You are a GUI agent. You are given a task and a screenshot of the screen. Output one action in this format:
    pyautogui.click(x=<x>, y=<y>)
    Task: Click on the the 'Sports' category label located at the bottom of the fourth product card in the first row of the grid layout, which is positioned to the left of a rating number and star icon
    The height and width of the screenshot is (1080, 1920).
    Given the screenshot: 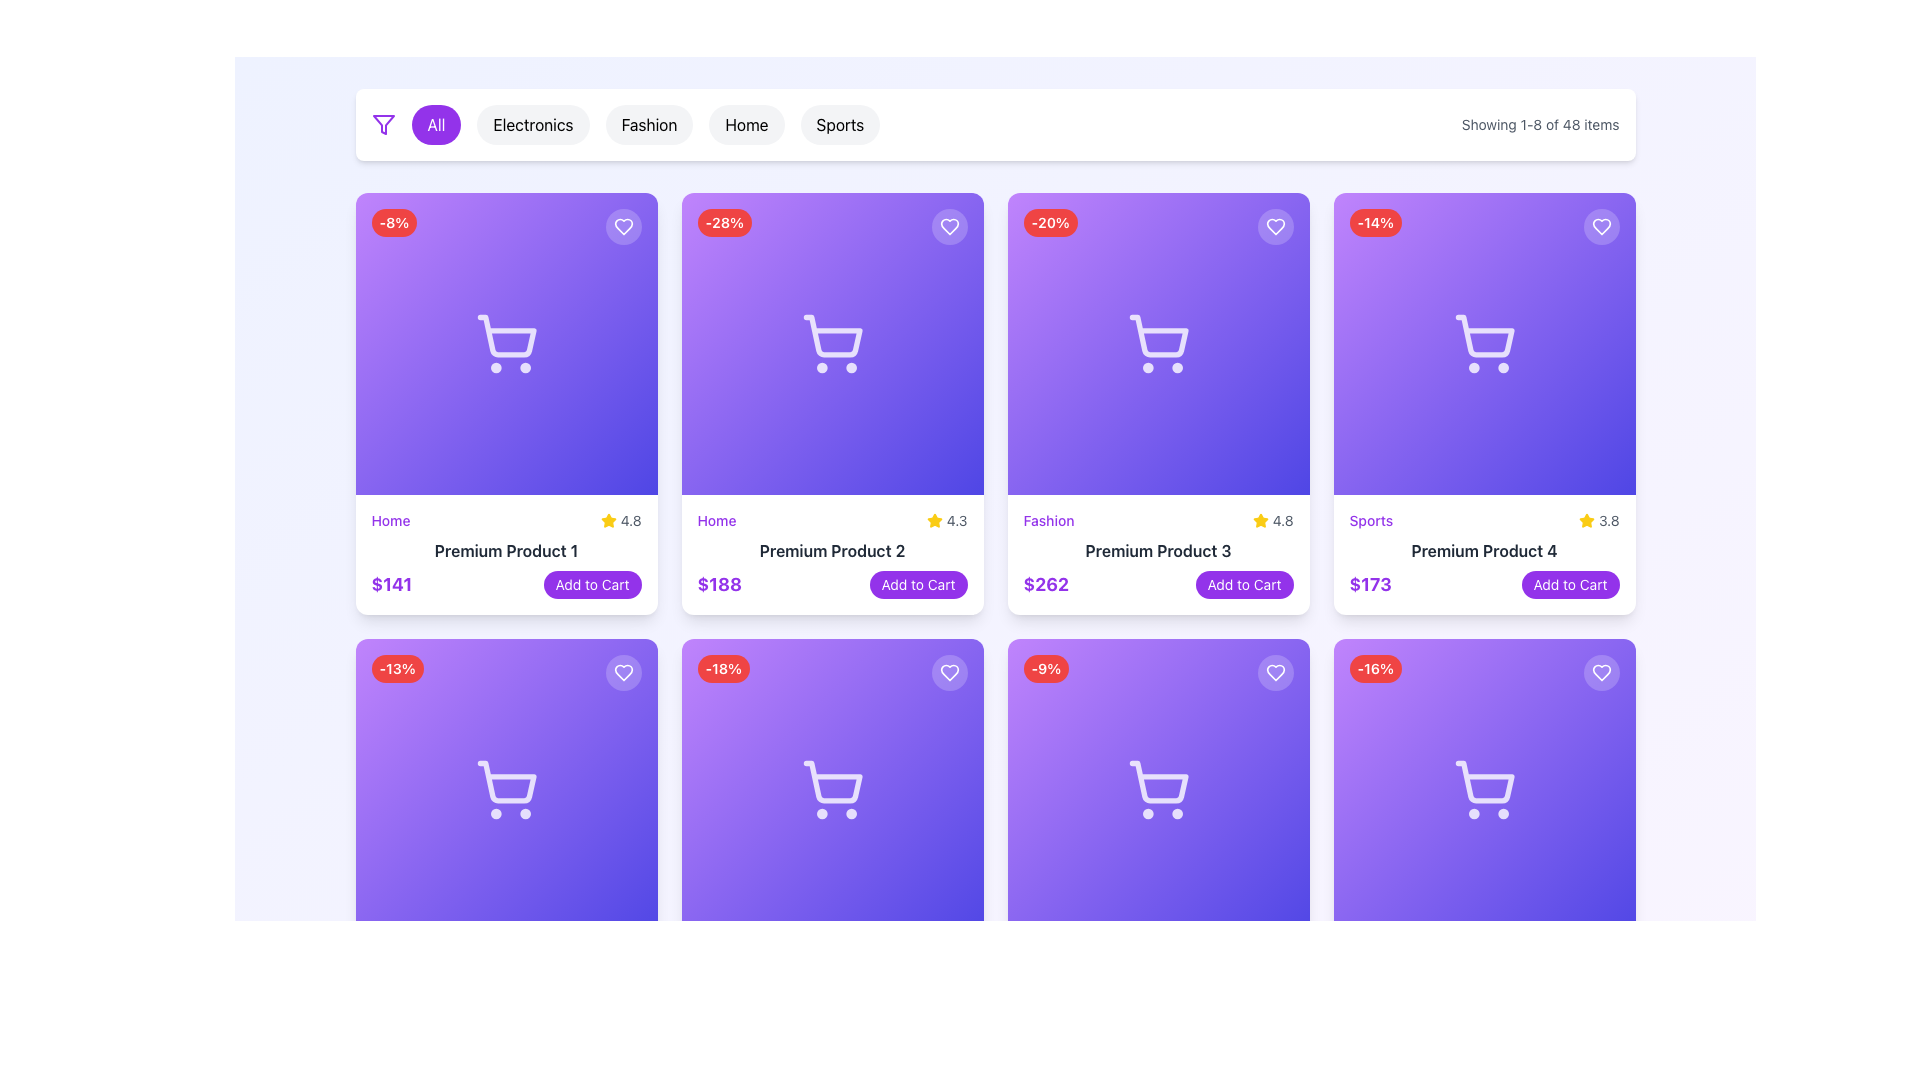 What is the action you would take?
    pyautogui.click(x=1370, y=519)
    